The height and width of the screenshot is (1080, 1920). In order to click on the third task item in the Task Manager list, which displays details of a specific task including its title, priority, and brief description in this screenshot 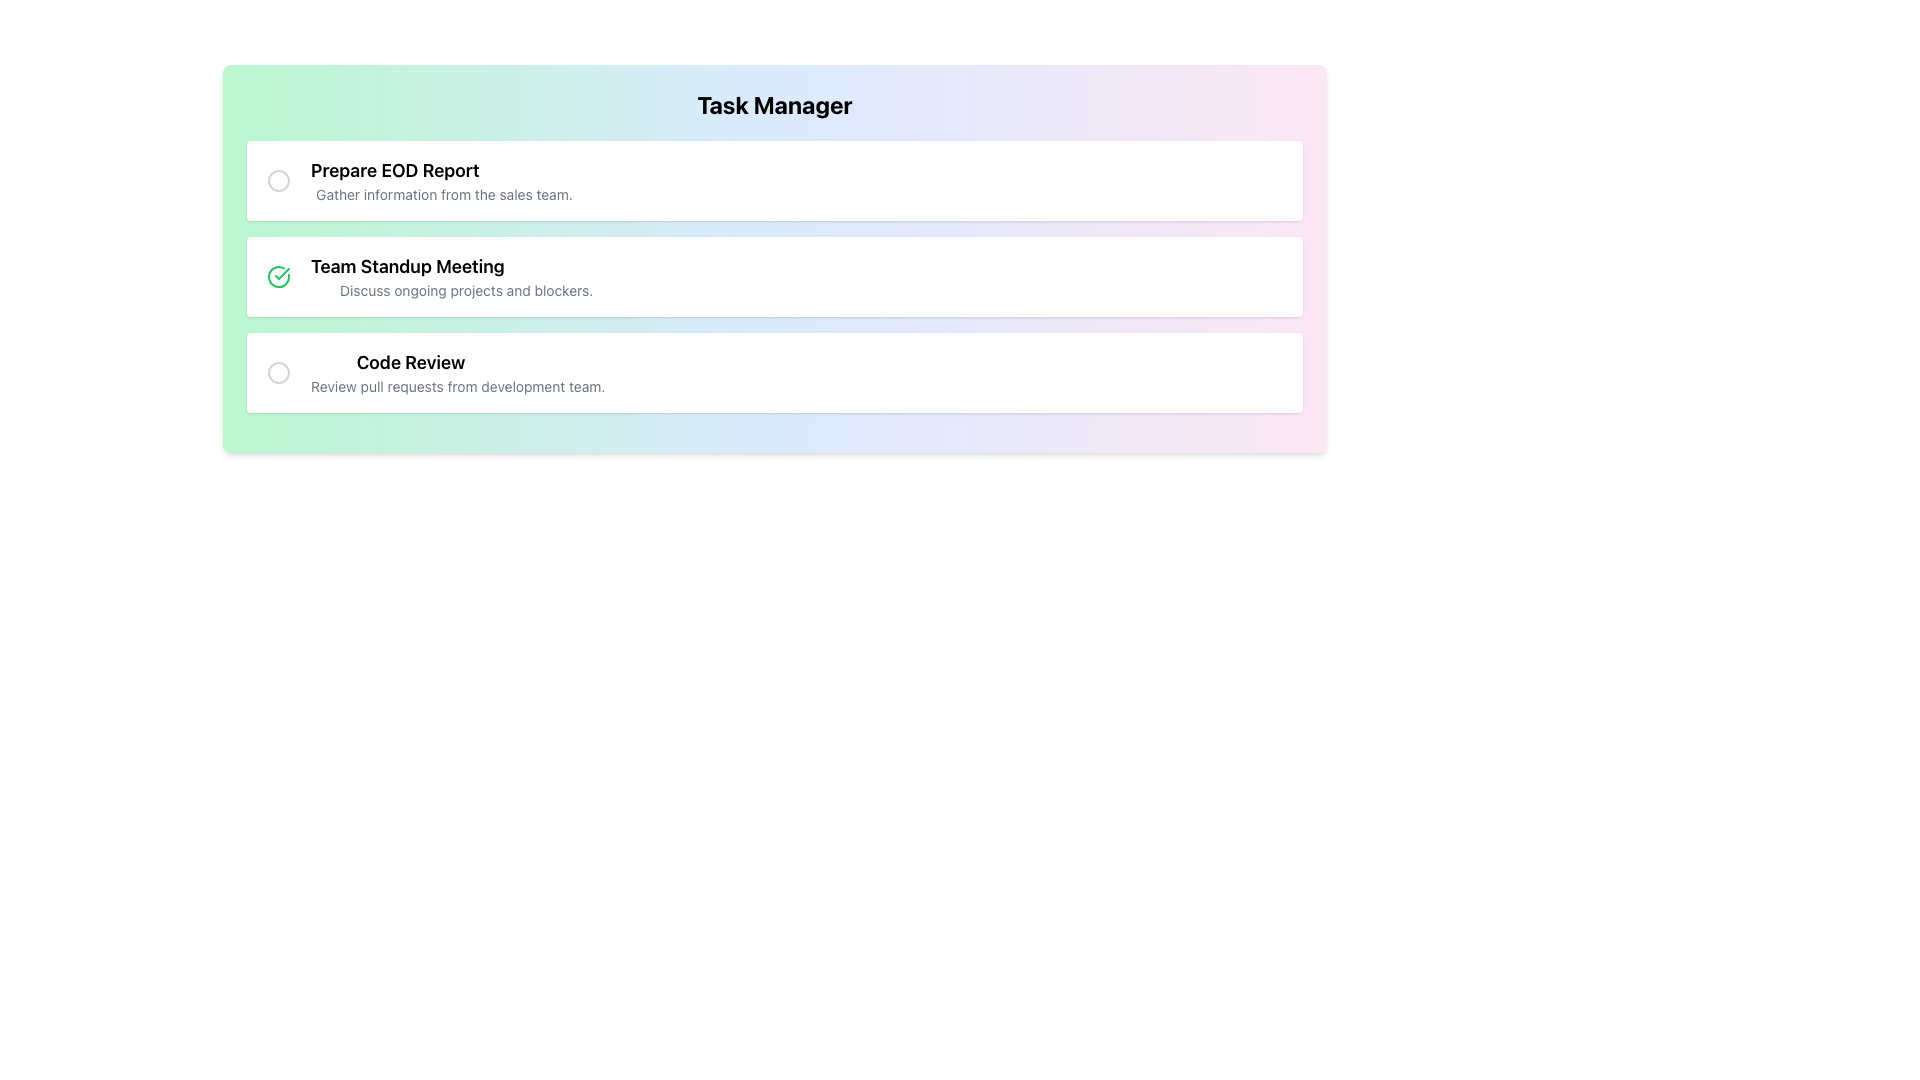, I will do `click(433, 373)`.